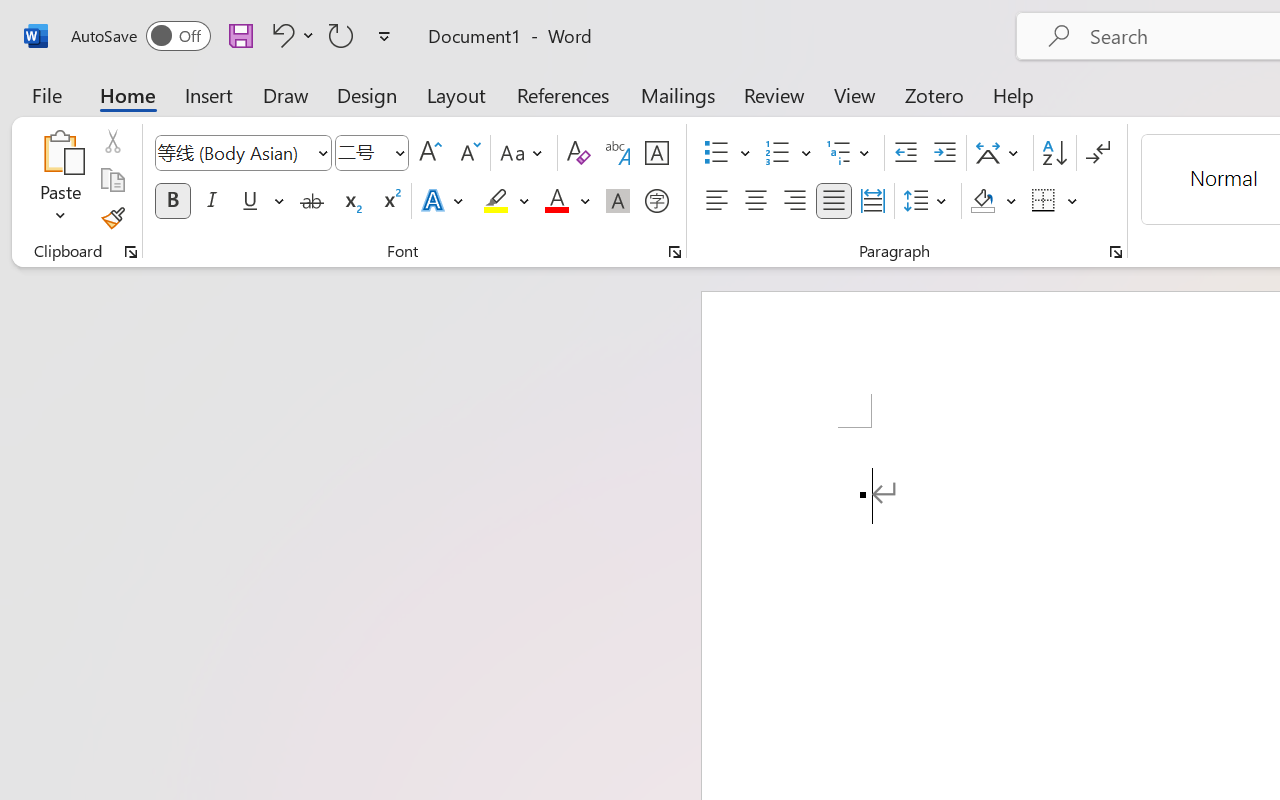  I want to click on 'Undo Apply Quick Style', so click(279, 34).